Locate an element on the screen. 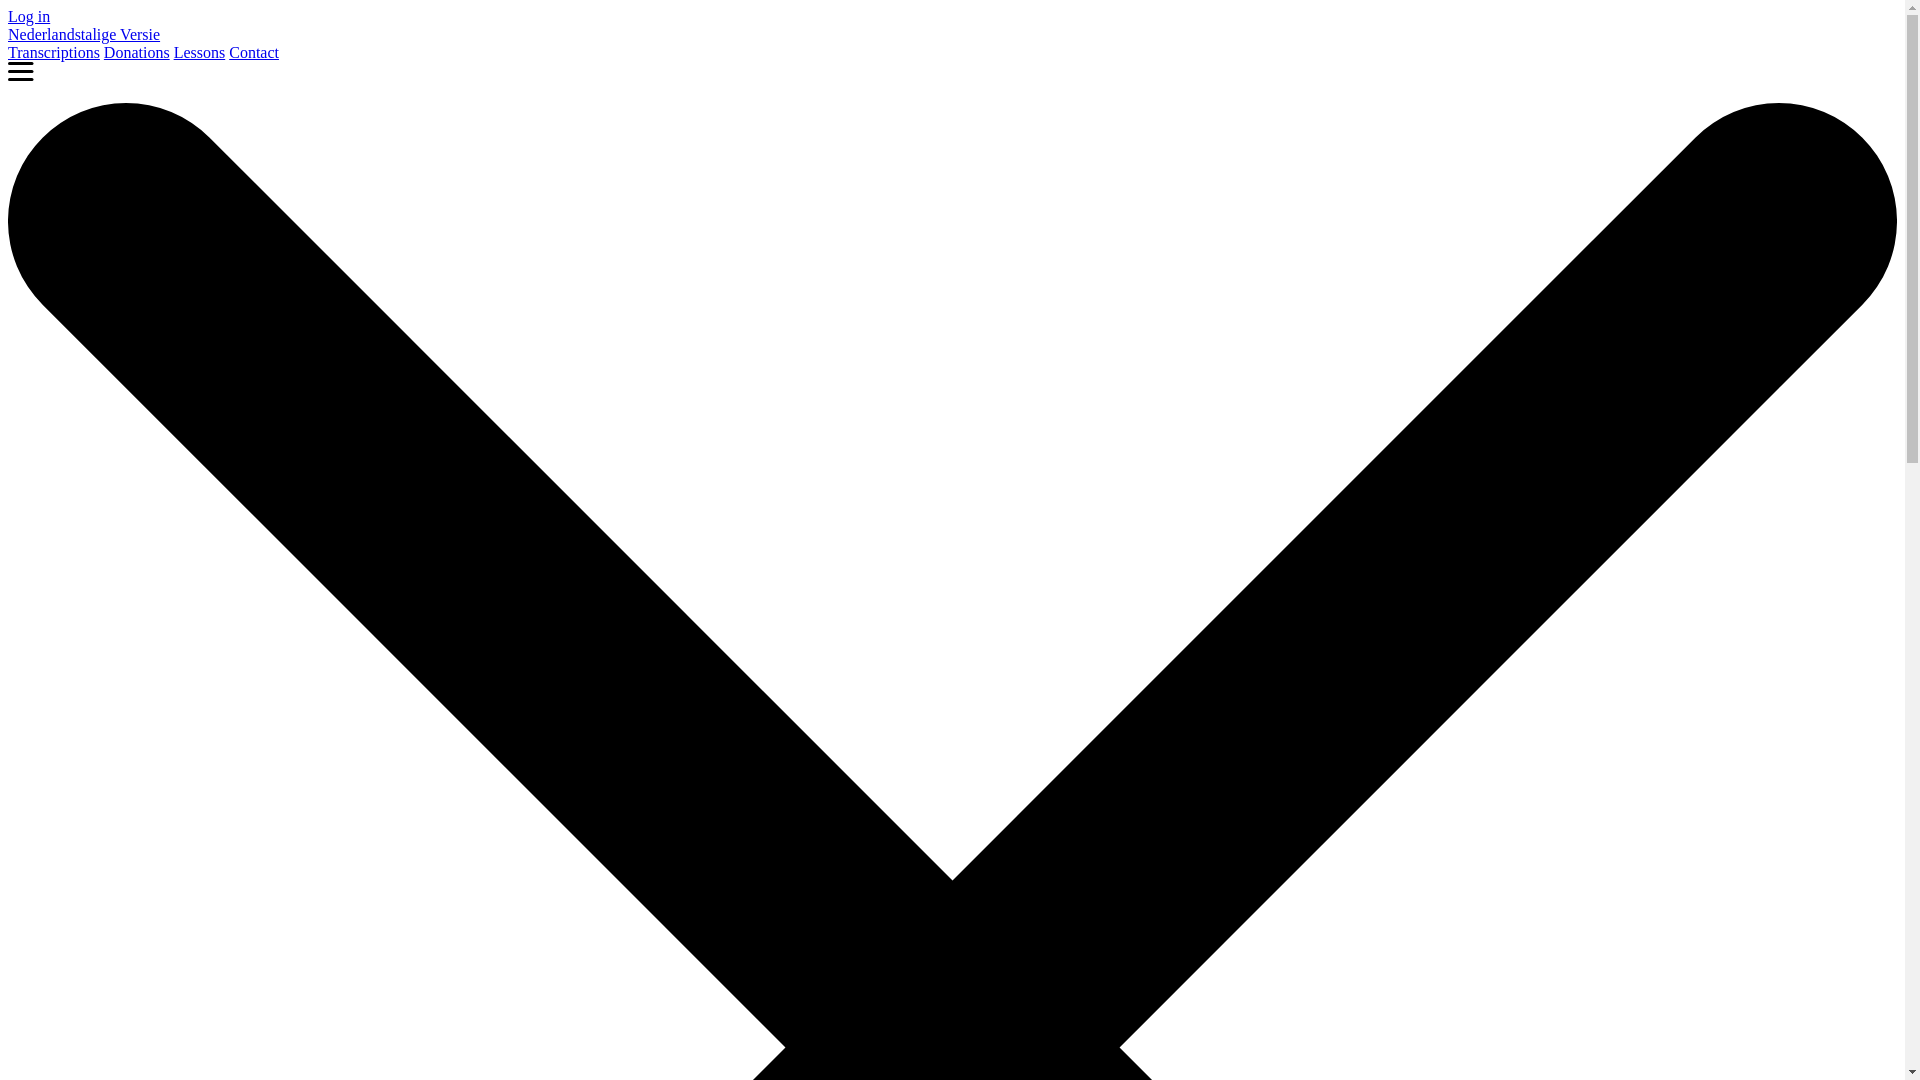 Image resolution: width=1920 pixels, height=1080 pixels. 'Transcriptions' is located at coordinates (53, 51).